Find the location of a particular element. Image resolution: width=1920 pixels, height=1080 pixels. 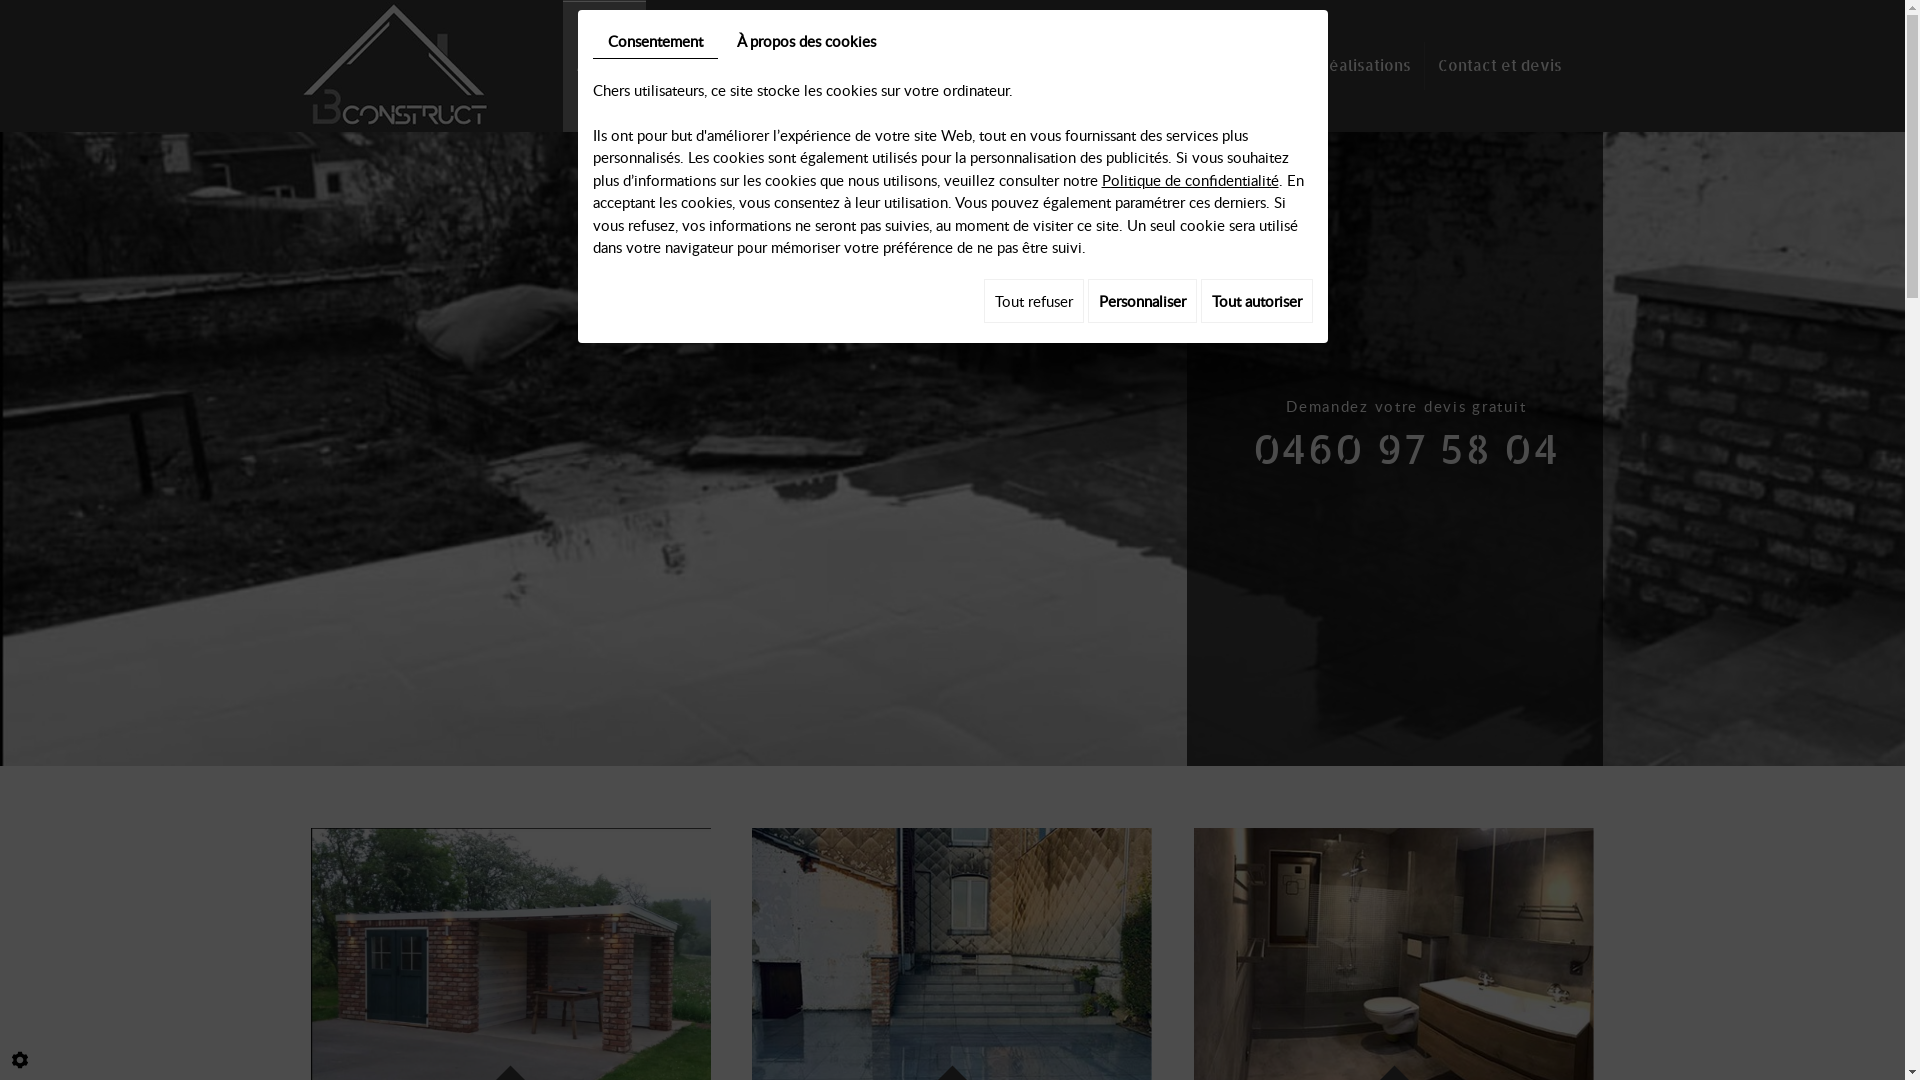

'Tout autoriser' is located at coordinates (1255, 300).